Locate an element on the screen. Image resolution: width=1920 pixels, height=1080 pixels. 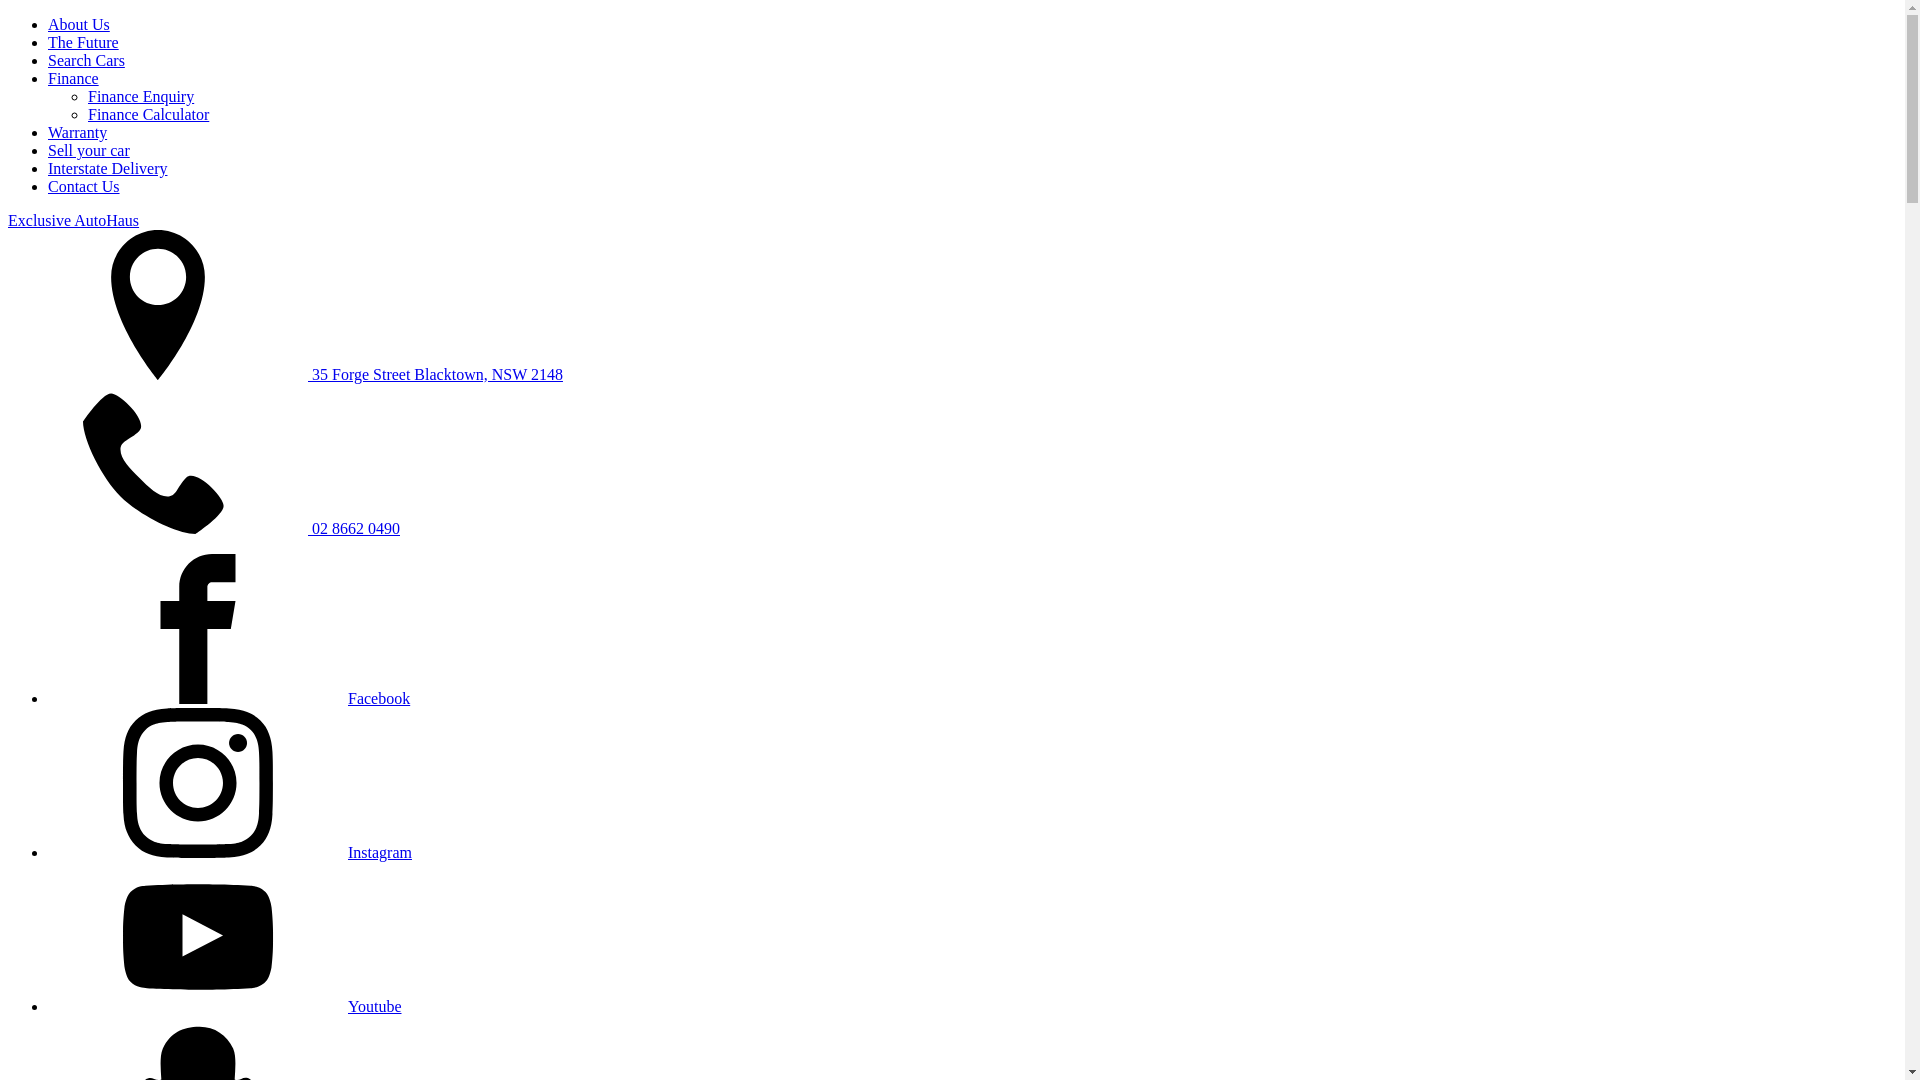
'About Us' is located at coordinates (78, 24).